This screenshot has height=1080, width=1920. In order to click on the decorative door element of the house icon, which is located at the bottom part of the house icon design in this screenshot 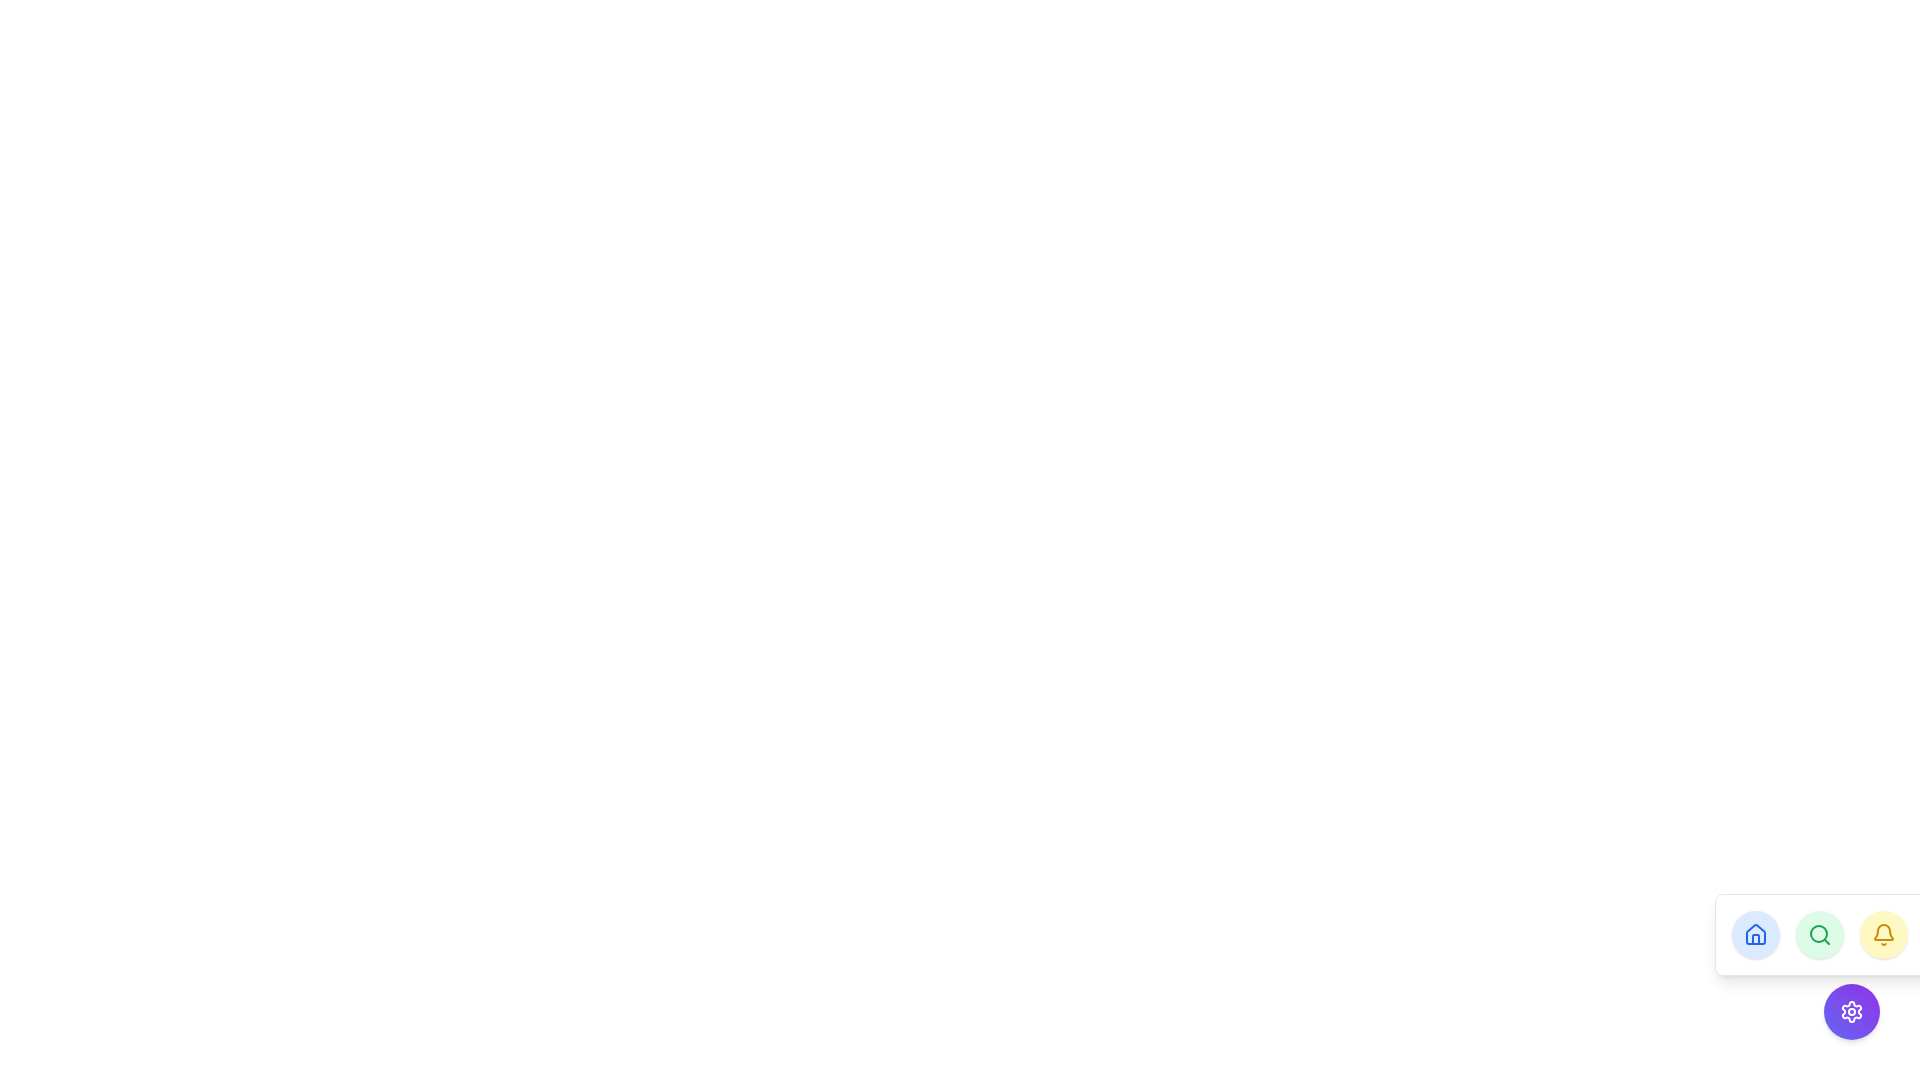, I will do `click(1755, 938)`.